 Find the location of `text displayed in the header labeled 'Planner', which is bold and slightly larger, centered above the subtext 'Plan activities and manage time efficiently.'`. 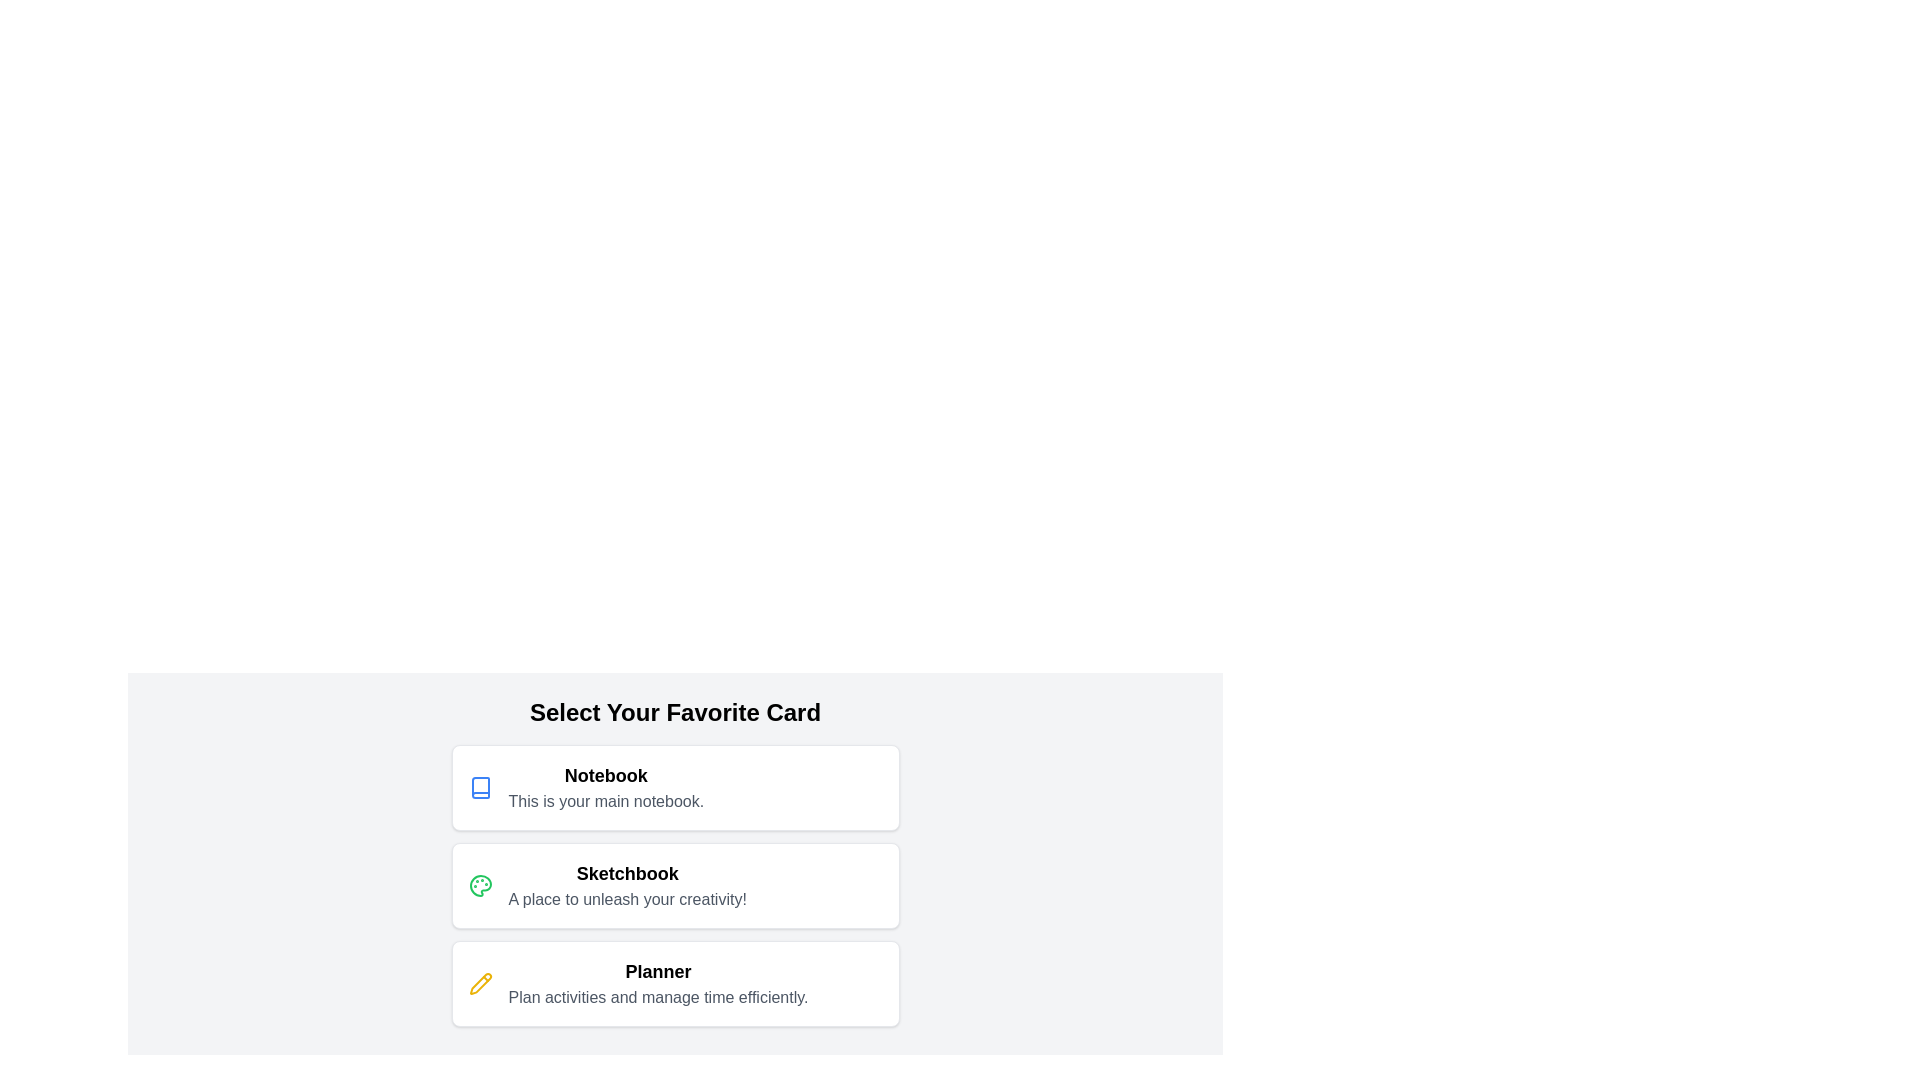

text displayed in the header labeled 'Planner', which is bold and slightly larger, centered above the subtext 'Plan activities and manage time efficiently.' is located at coordinates (658, 971).